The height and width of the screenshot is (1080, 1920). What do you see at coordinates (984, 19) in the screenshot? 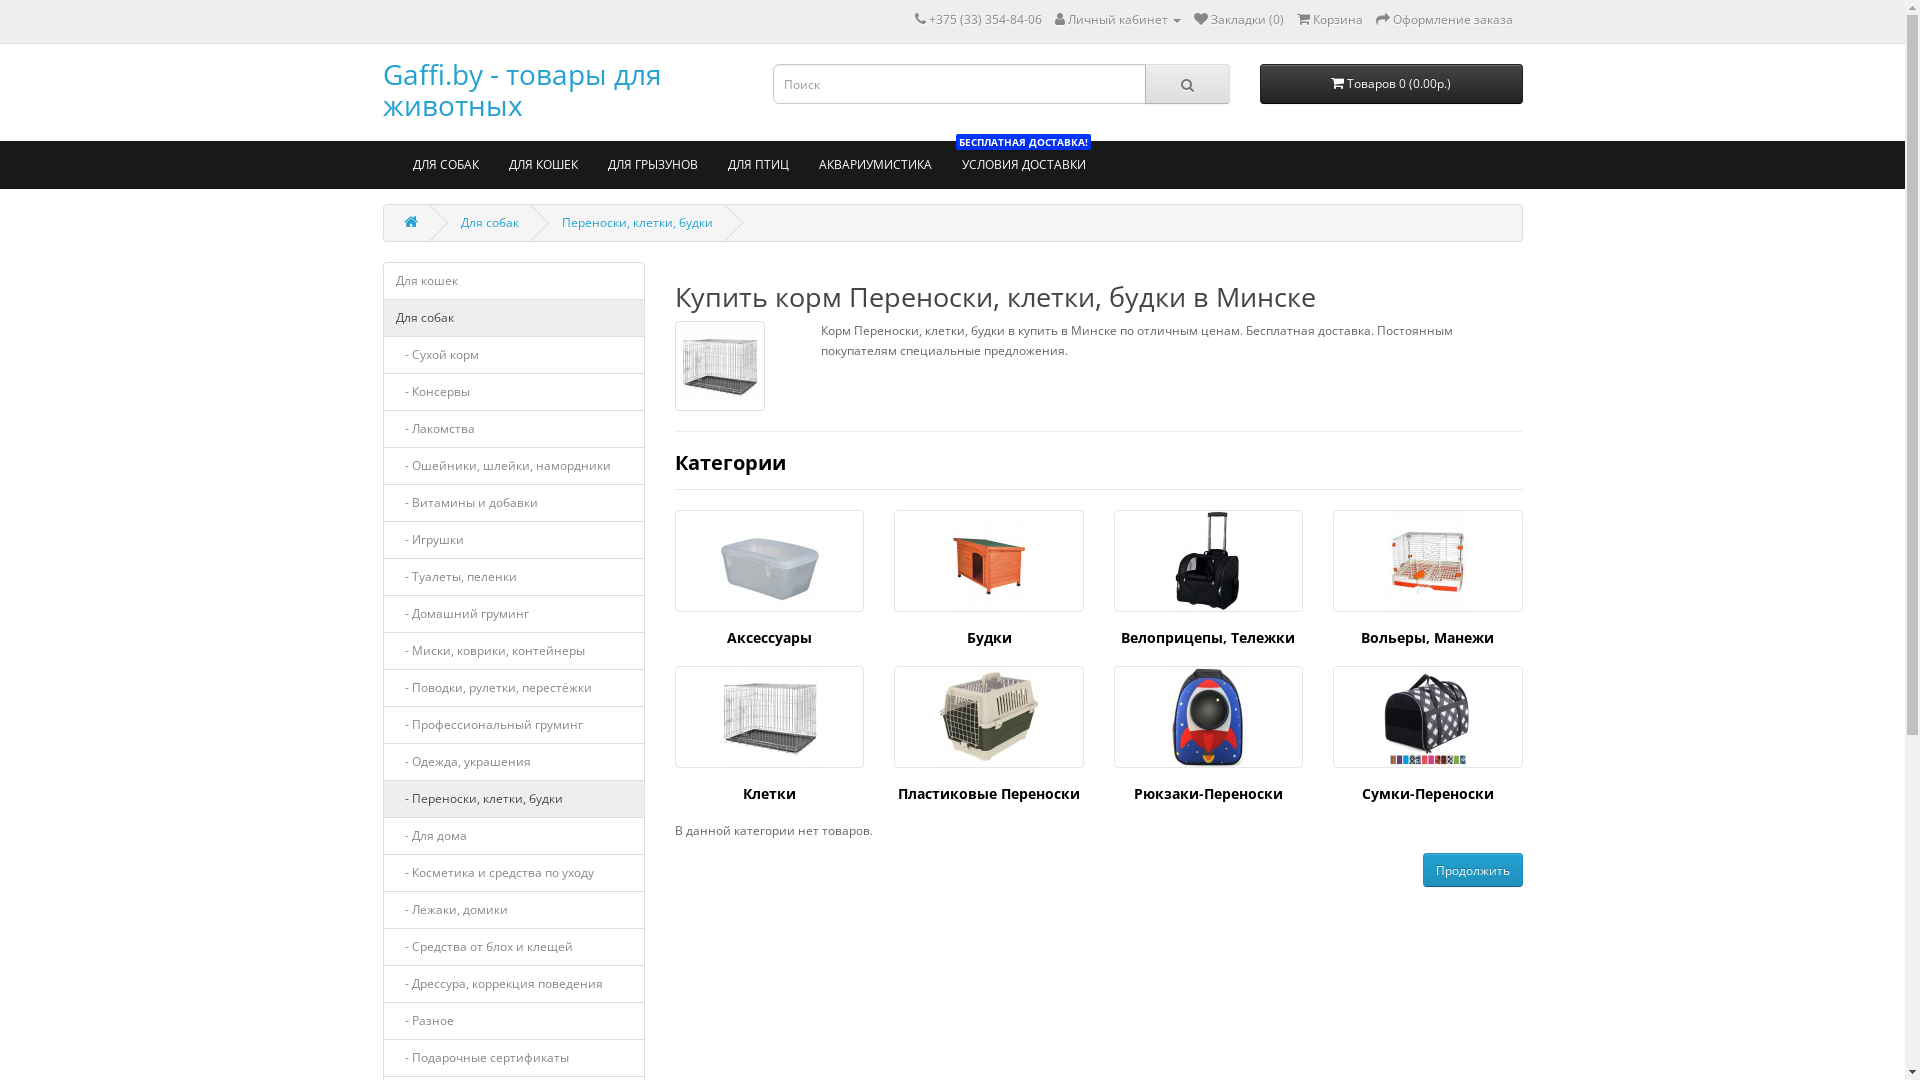
I see `'+375 (33) 354-84-06'` at bounding box center [984, 19].